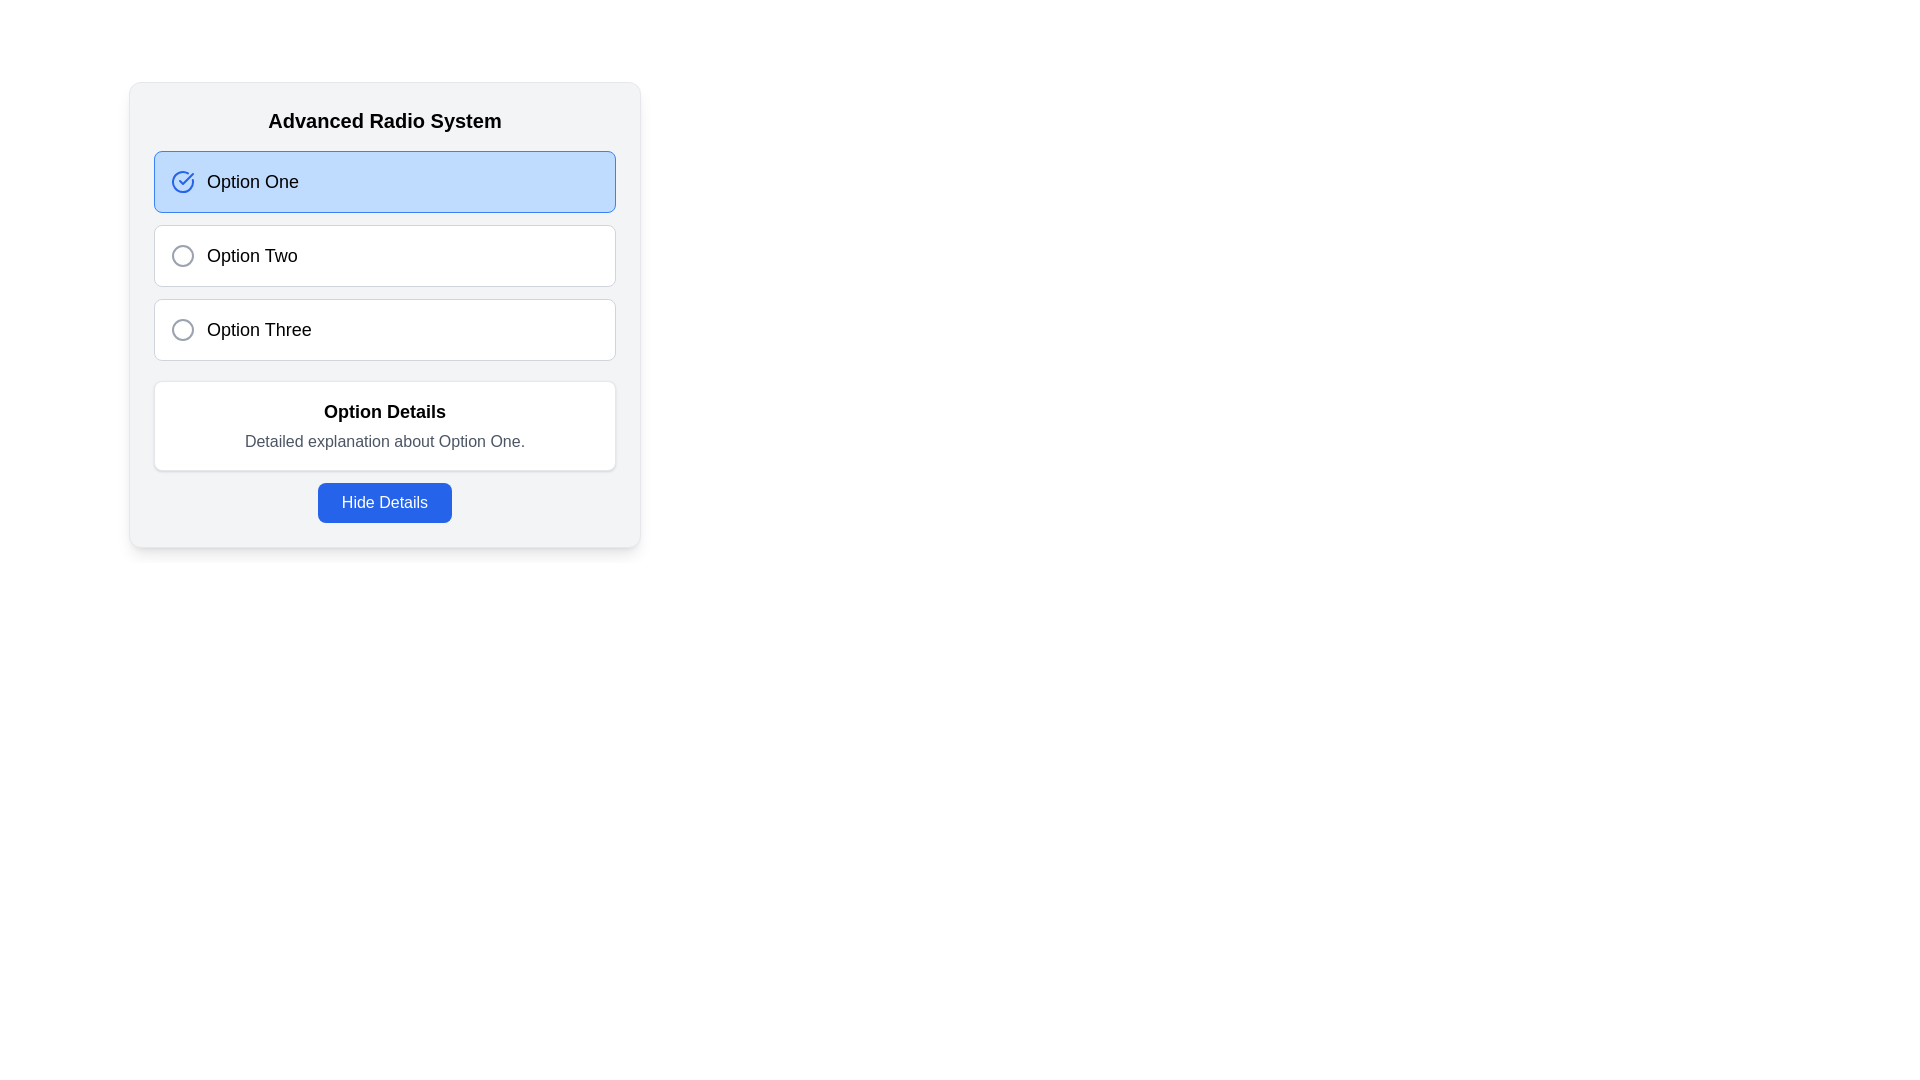 The width and height of the screenshot is (1920, 1080). I want to click on the circular radio button labeled 'Option Three', so click(384, 315).